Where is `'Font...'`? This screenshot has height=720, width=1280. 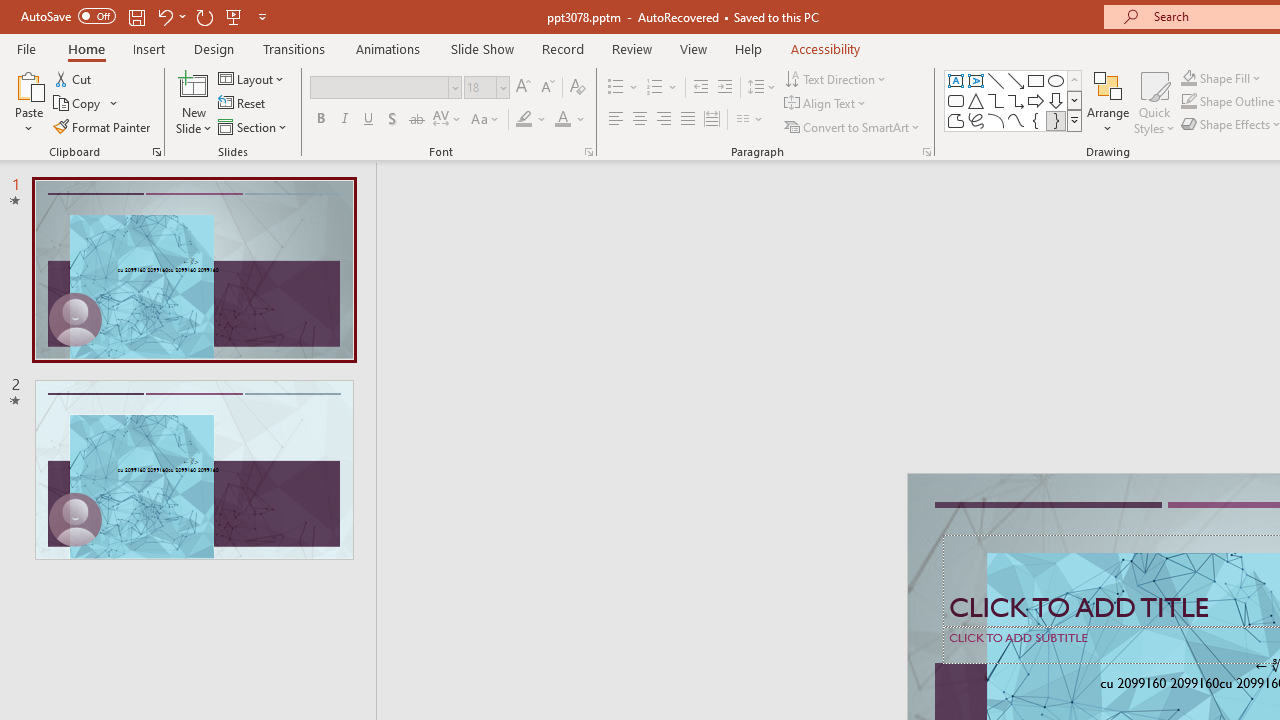 'Font...' is located at coordinates (587, 150).